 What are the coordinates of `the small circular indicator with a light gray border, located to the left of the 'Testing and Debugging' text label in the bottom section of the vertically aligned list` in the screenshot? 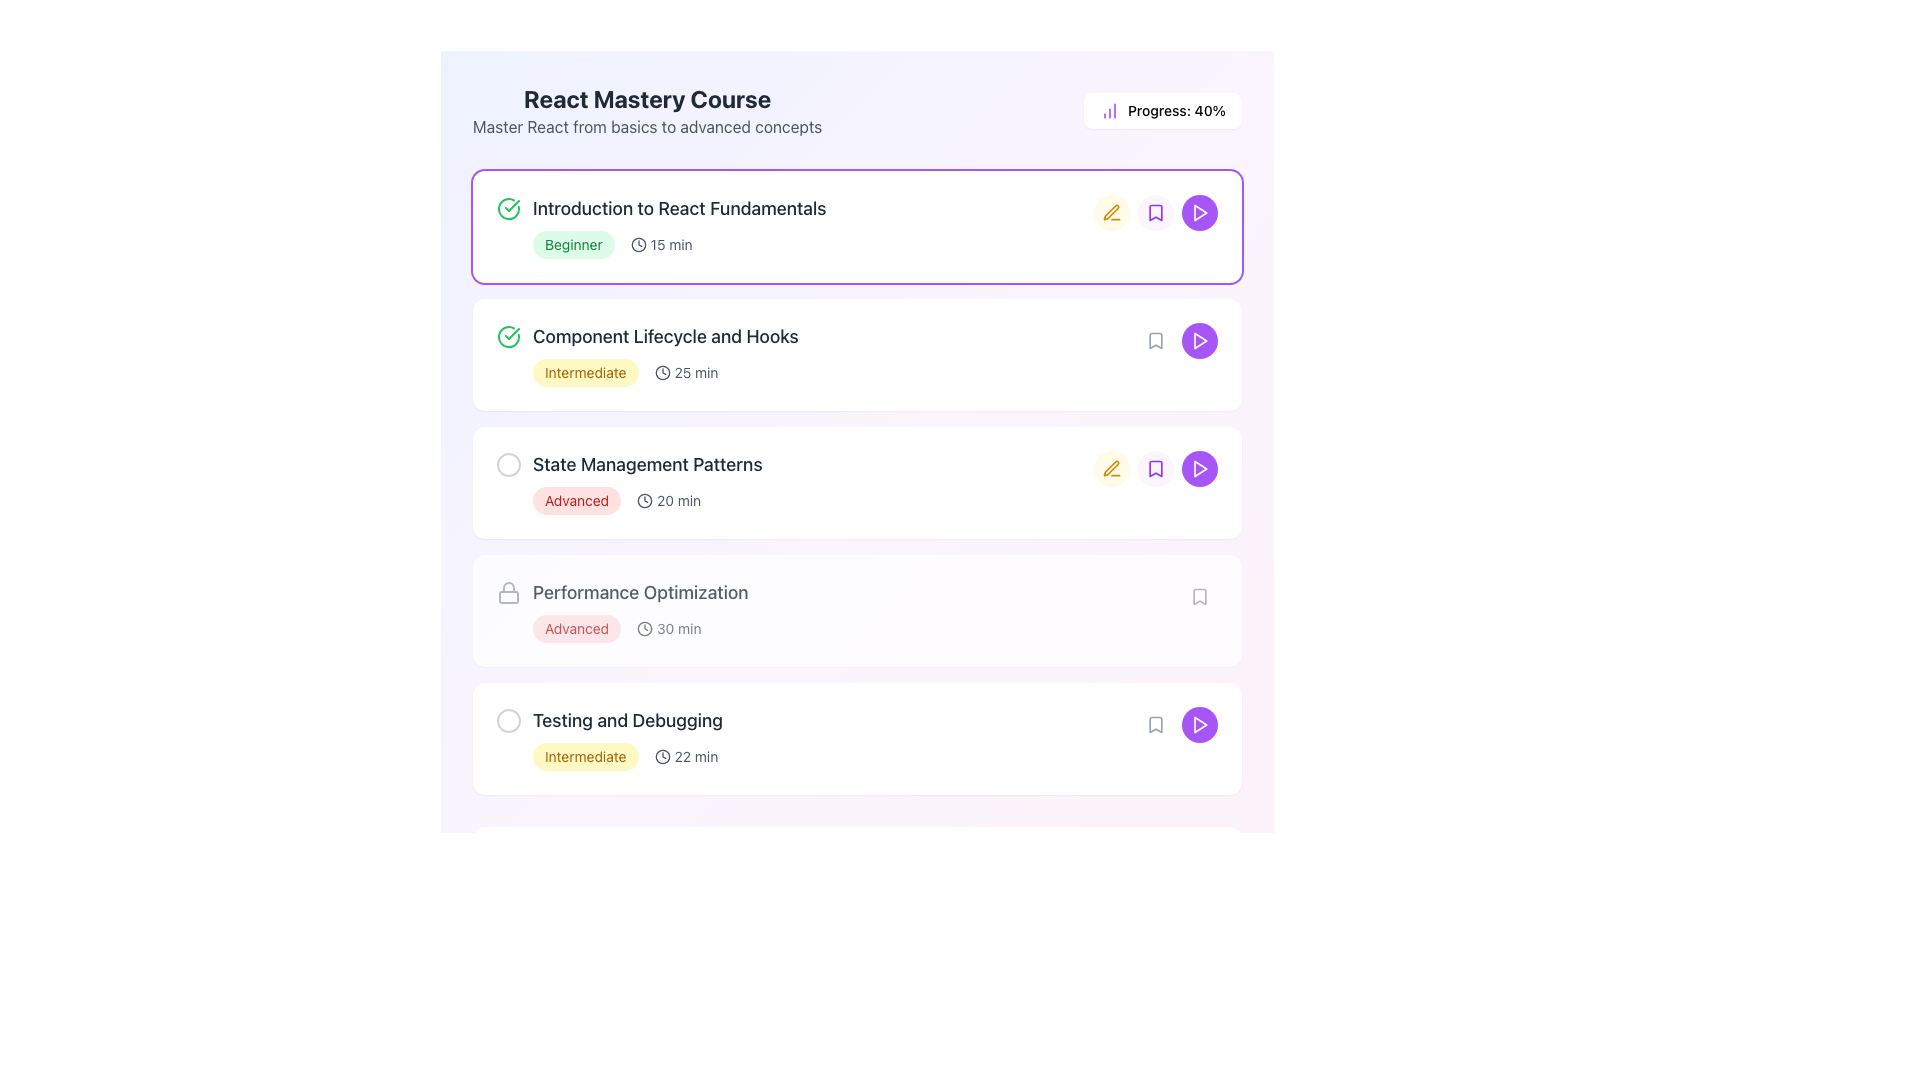 It's located at (508, 721).